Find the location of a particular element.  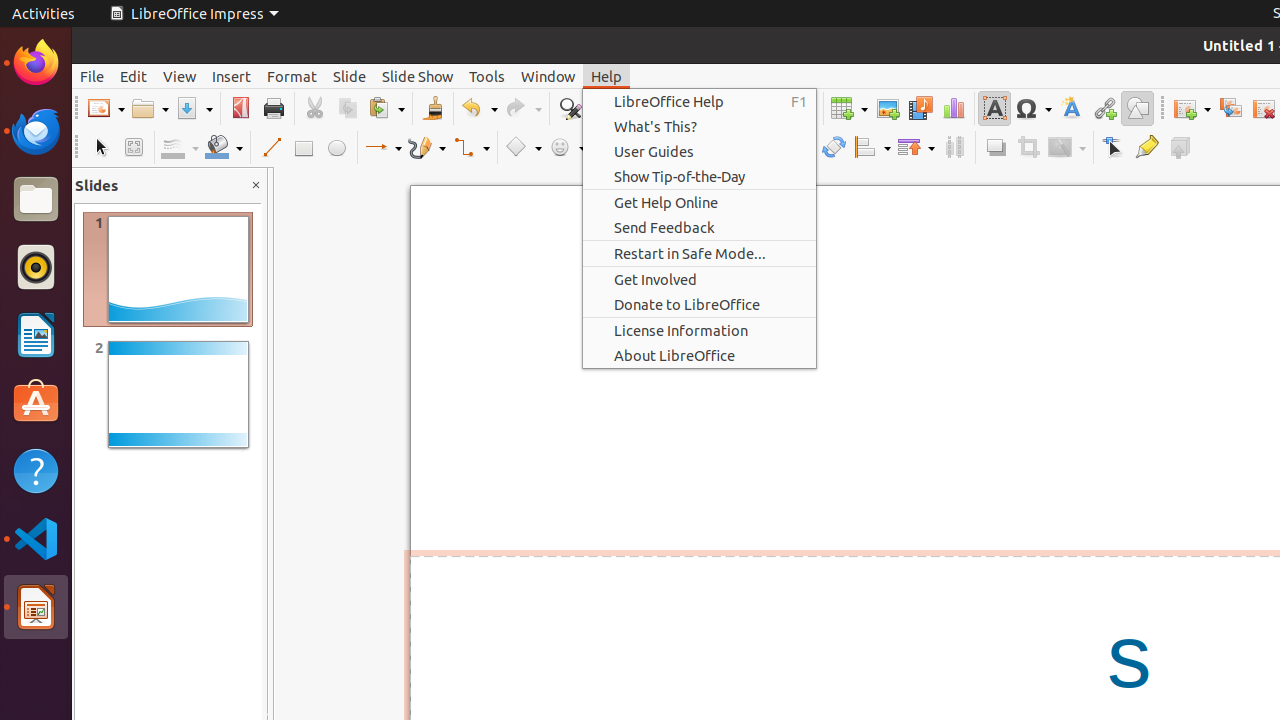

'Window' is located at coordinates (547, 75).